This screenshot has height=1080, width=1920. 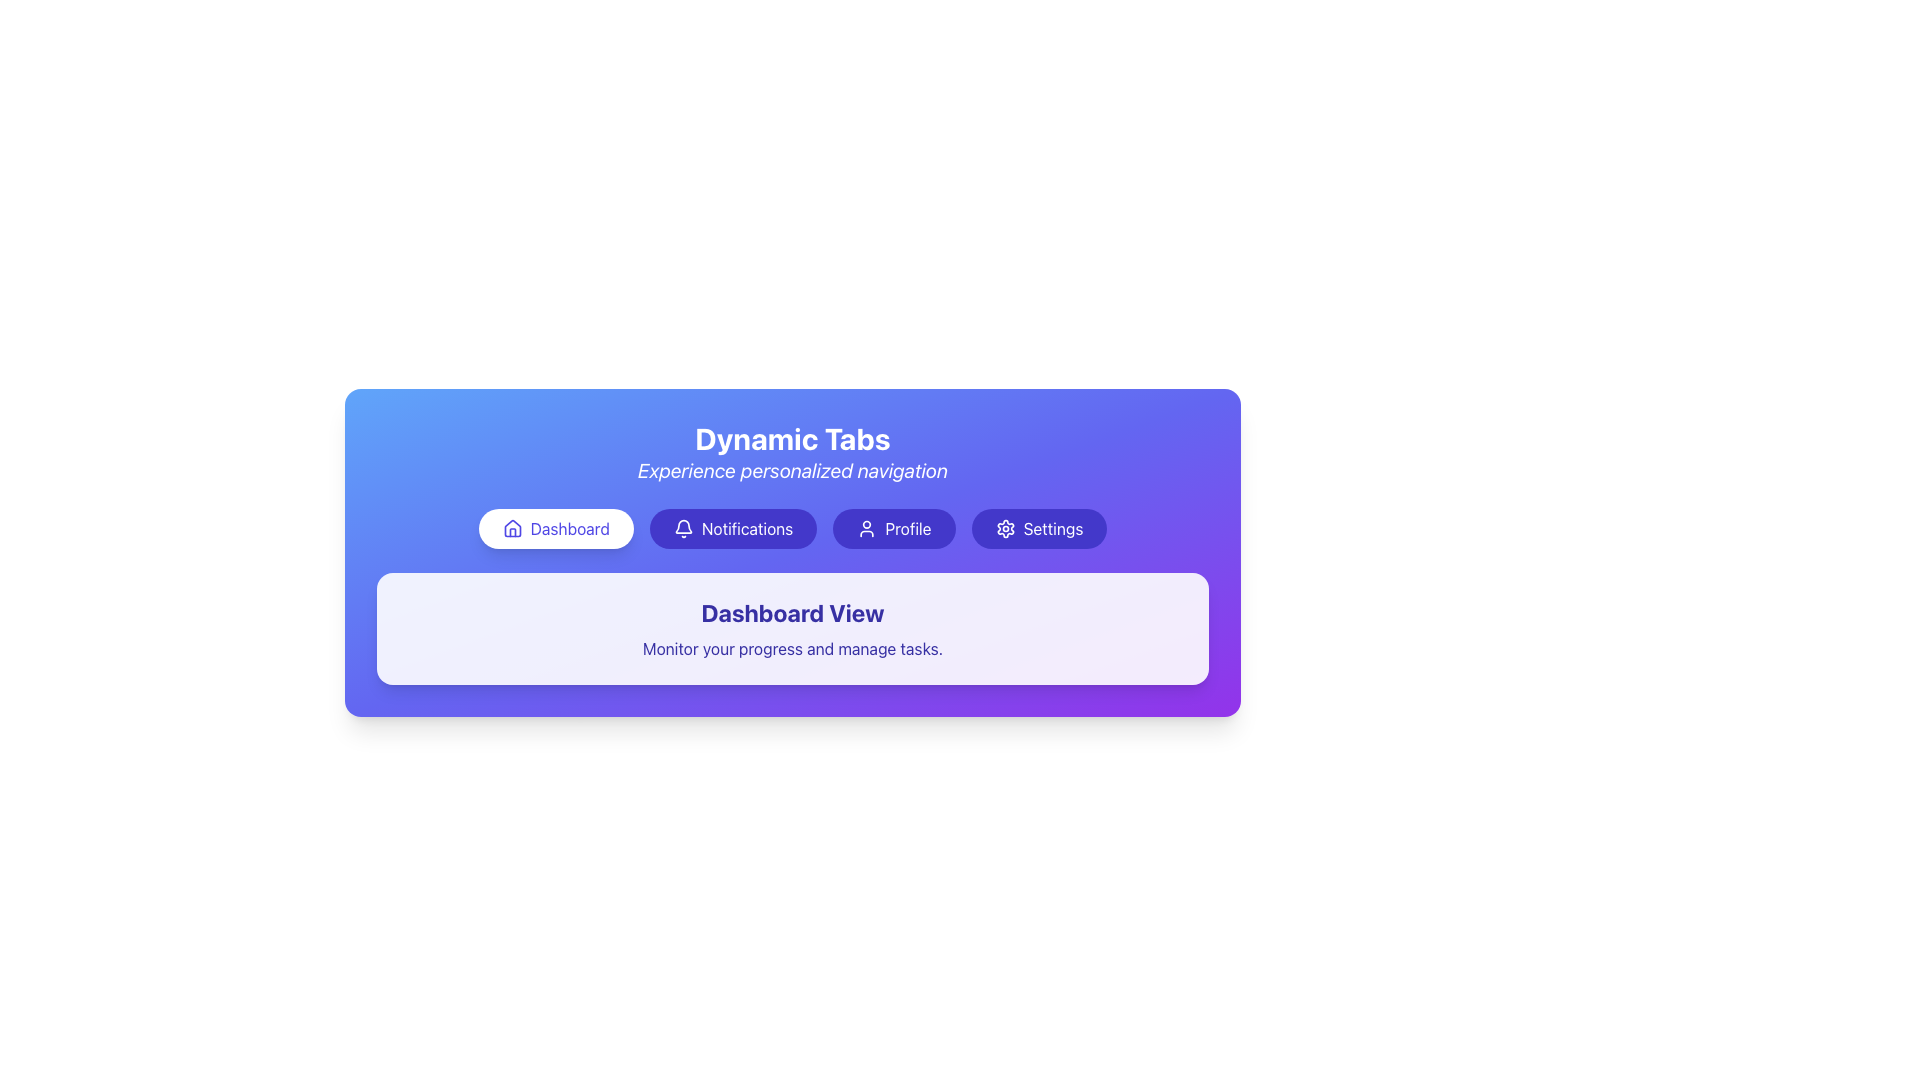 I want to click on the Text Block with Header and Description that provides informative content for the dashboard view section, helping users navigate the interface effectively, so click(x=791, y=627).